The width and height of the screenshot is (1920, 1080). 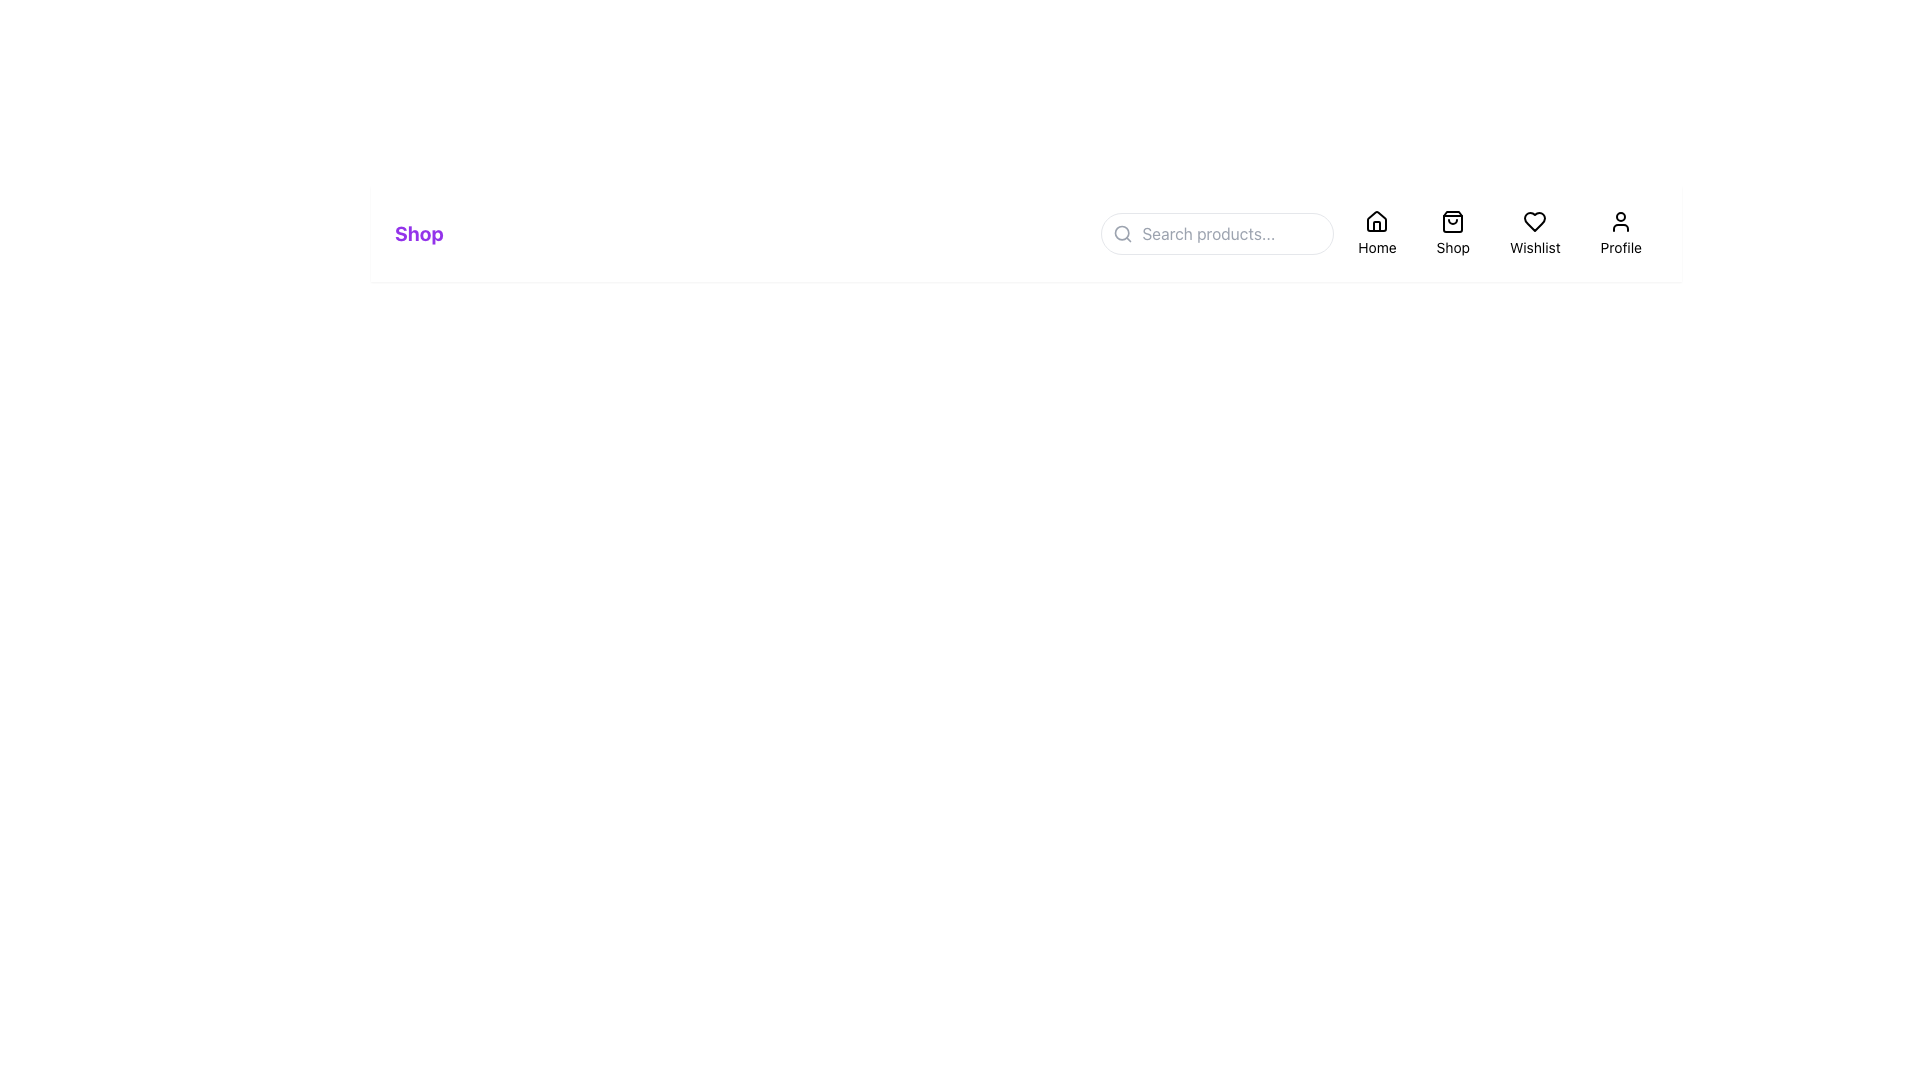 I want to click on the text label 'Wishlist', so click(x=1534, y=246).